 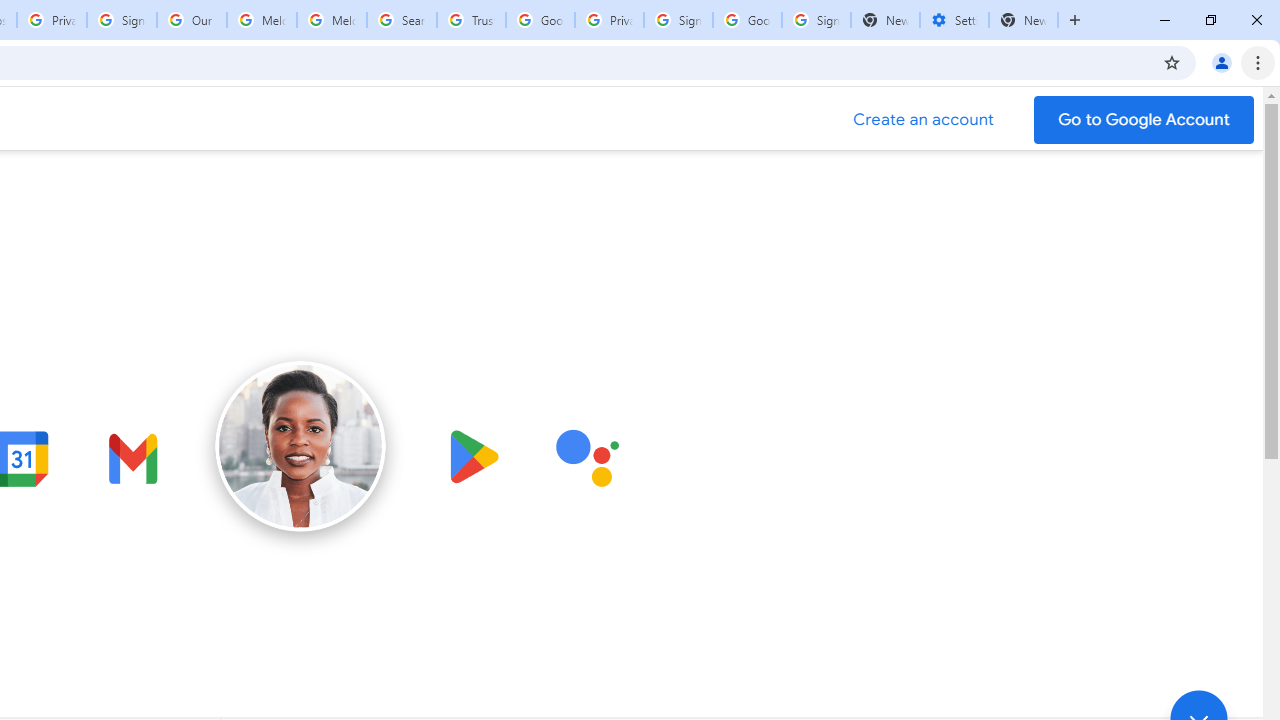 I want to click on 'Google Cybersecurity Innovations - Google Safety Center', so click(x=746, y=20).